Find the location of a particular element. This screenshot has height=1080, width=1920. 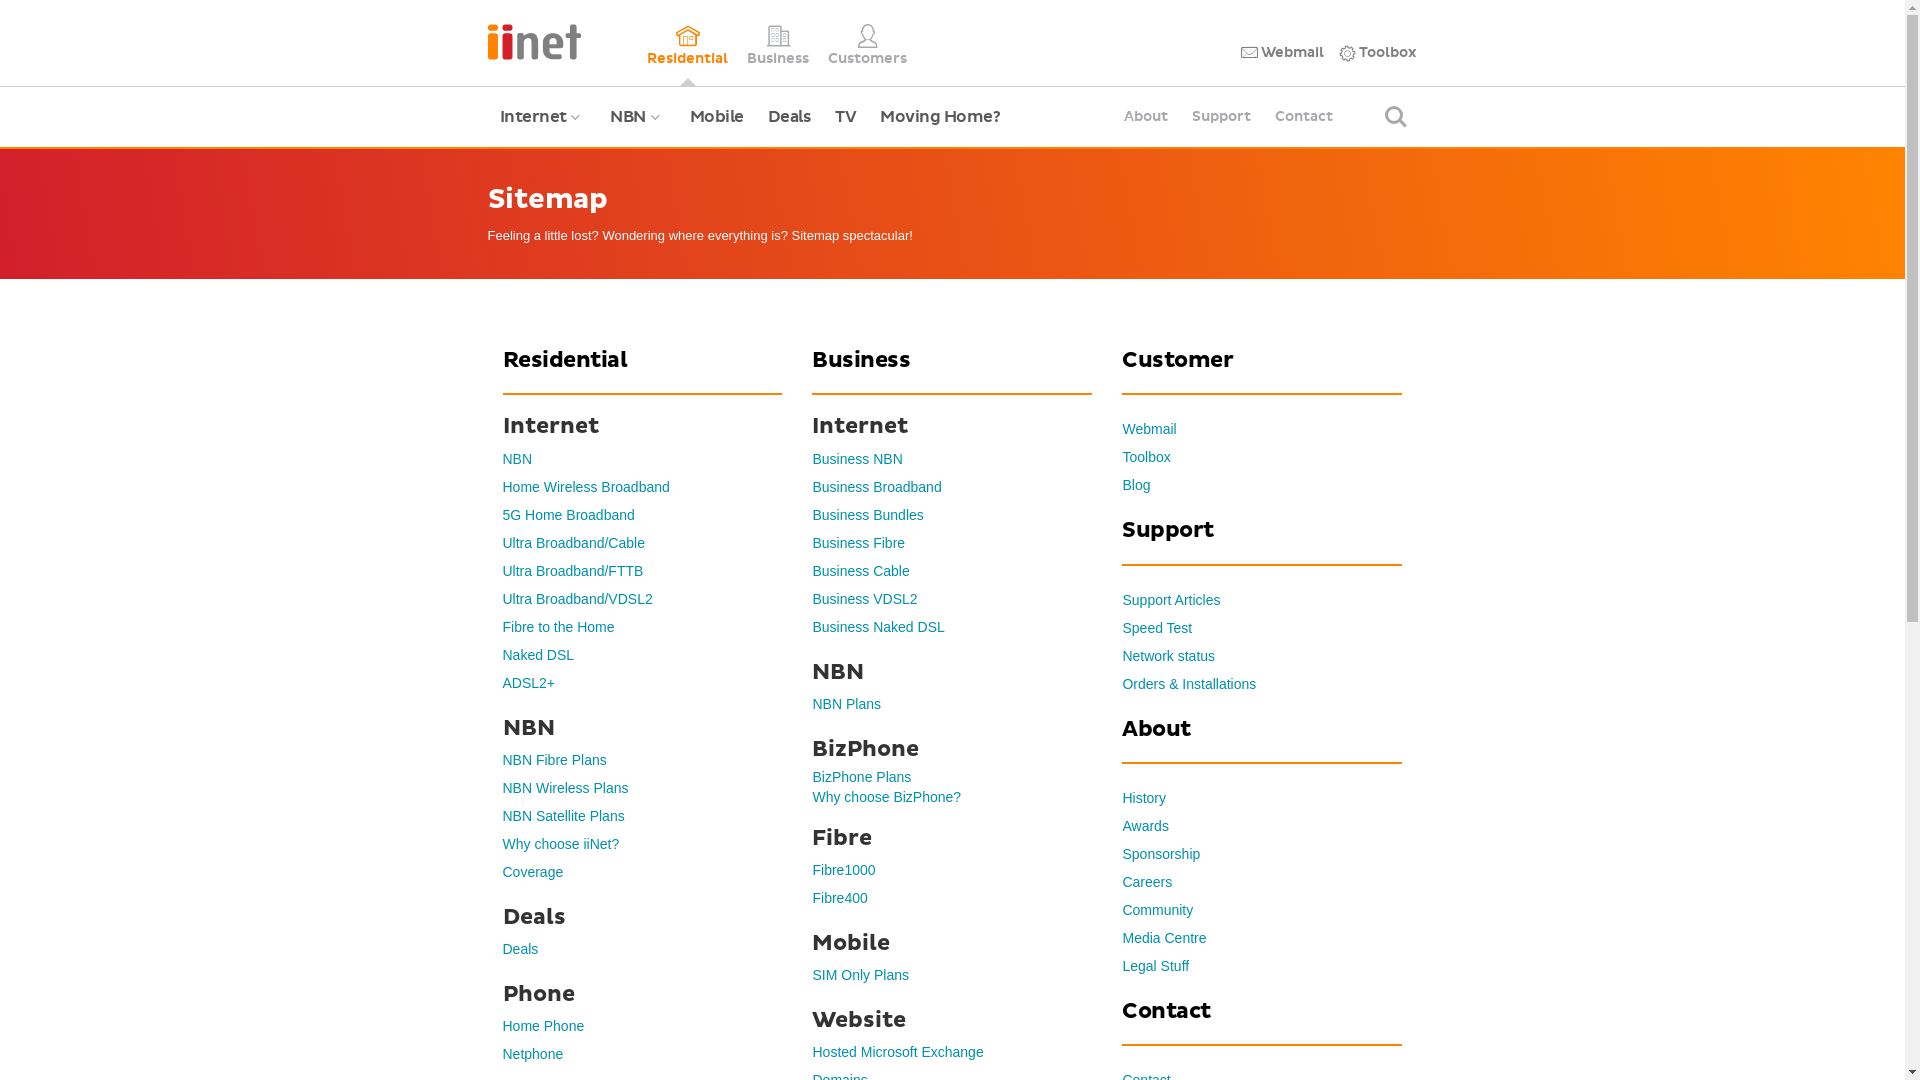

'Home Wireless Broadband' is located at coordinates (502, 486).